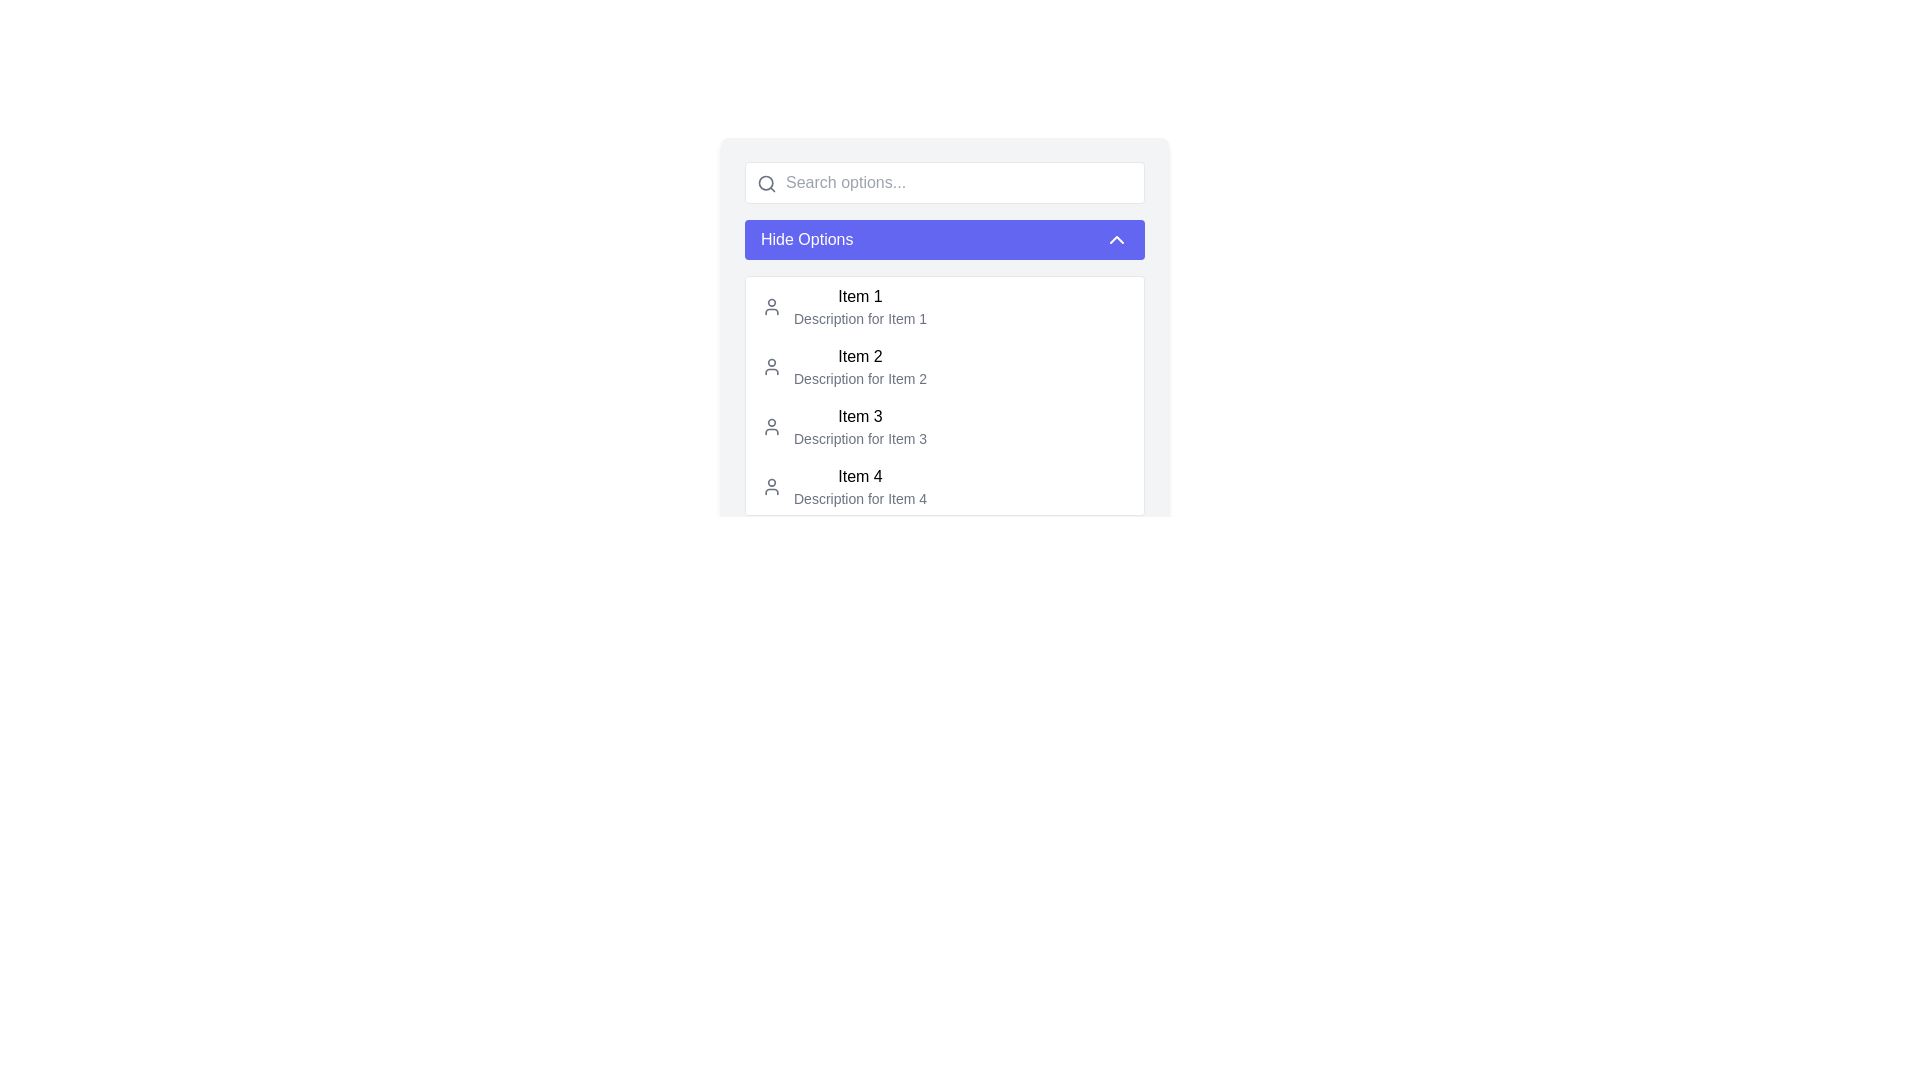 Image resolution: width=1920 pixels, height=1080 pixels. Describe the element at coordinates (860, 356) in the screenshot. I see `the text label that displays the title or name of the second item in the list within the dropdown panel, positioned between 'Item 1' and 'Item 3'` at that location.